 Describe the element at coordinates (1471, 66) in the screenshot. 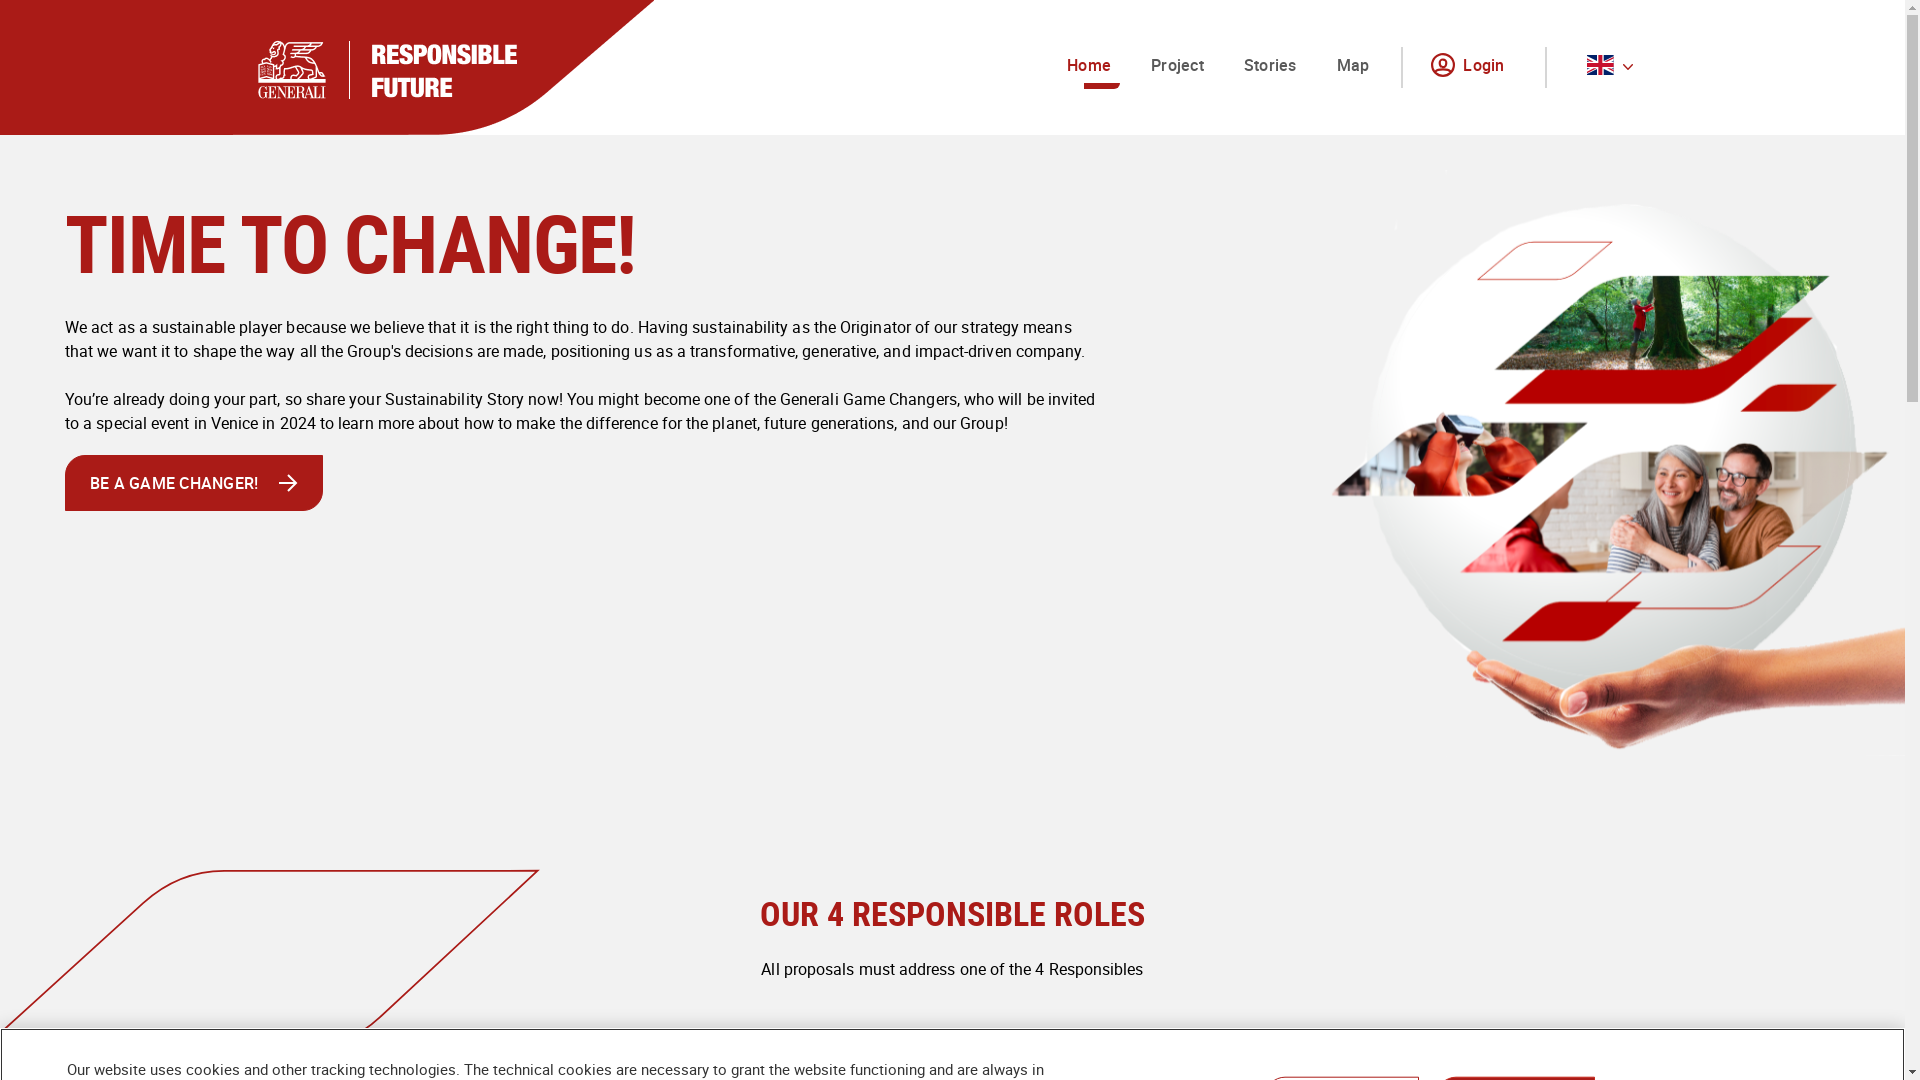

I see `'Login'` at that location.